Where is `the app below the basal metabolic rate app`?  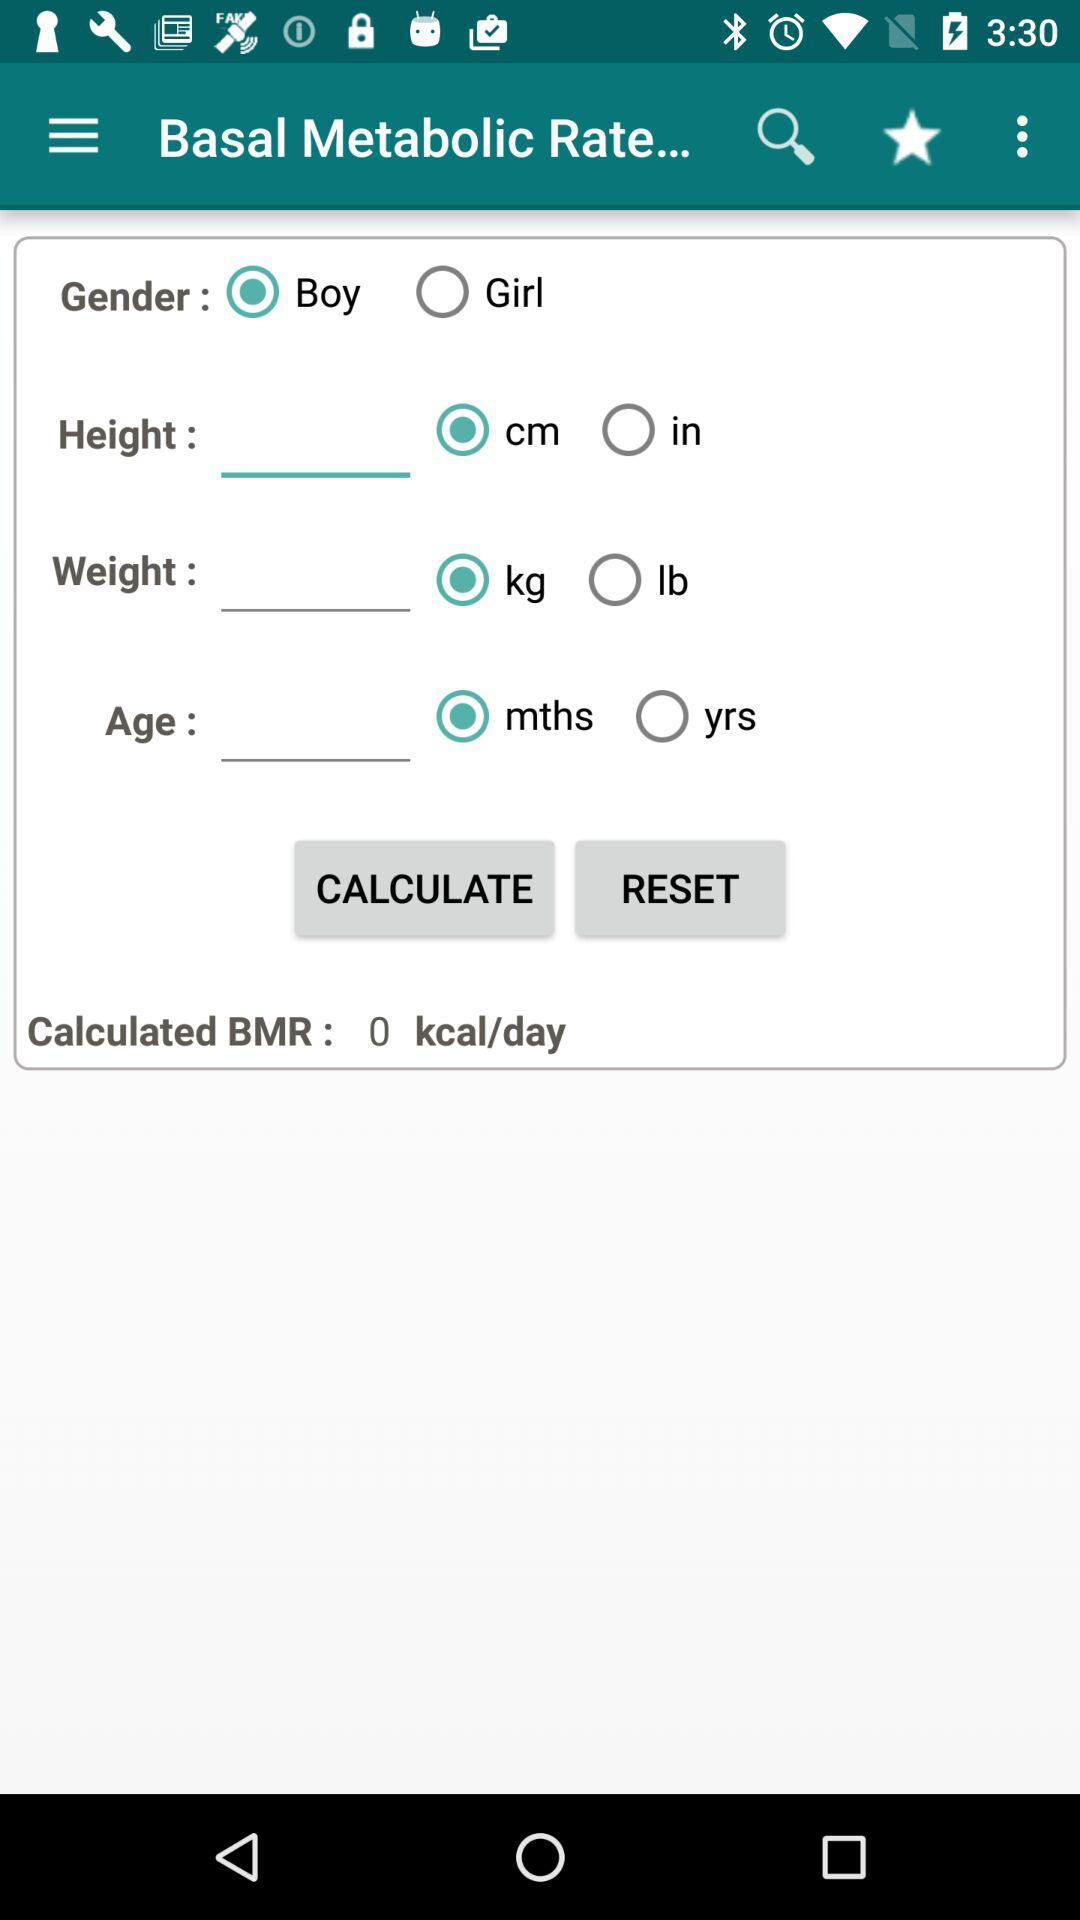
the app below the basal metabolic rate app is located at coordinates (644, 428).